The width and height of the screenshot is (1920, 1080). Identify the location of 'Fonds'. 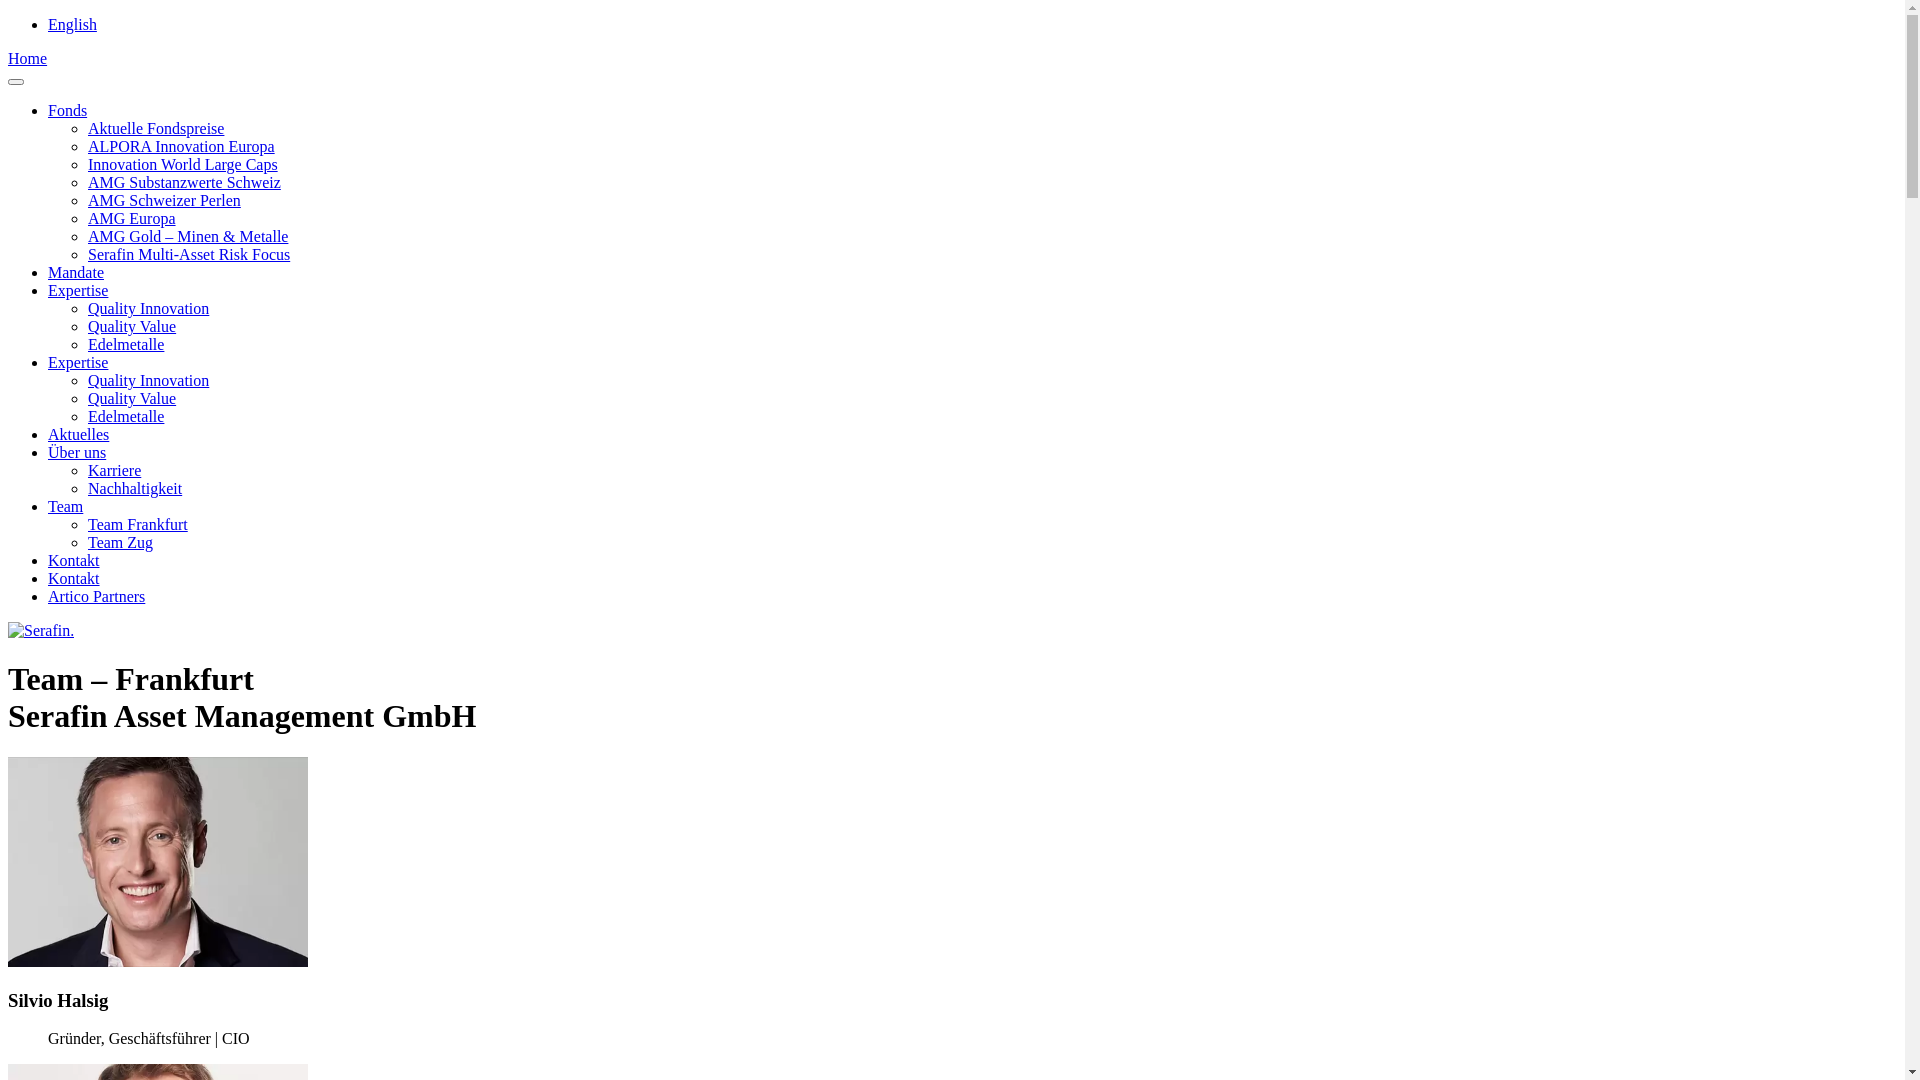
(48, 110).